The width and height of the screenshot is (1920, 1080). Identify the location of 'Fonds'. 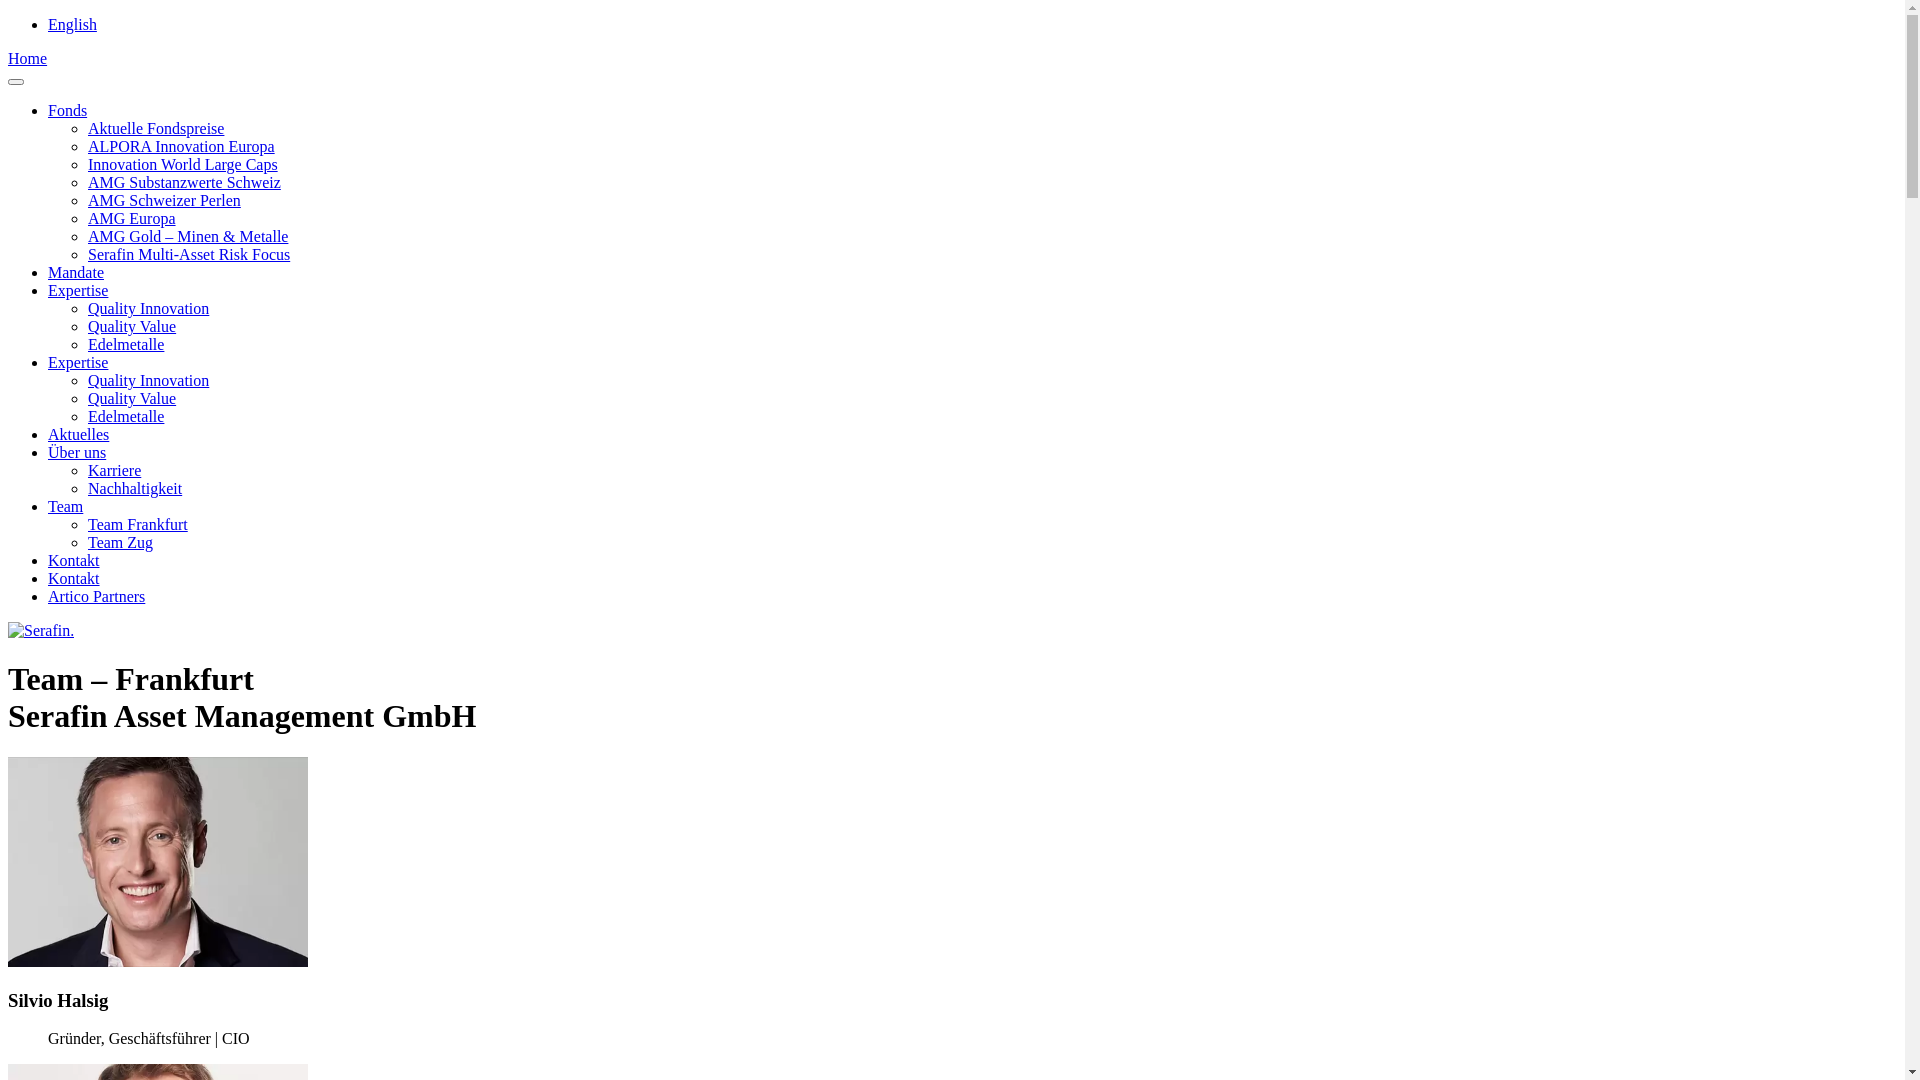
(48, 110).